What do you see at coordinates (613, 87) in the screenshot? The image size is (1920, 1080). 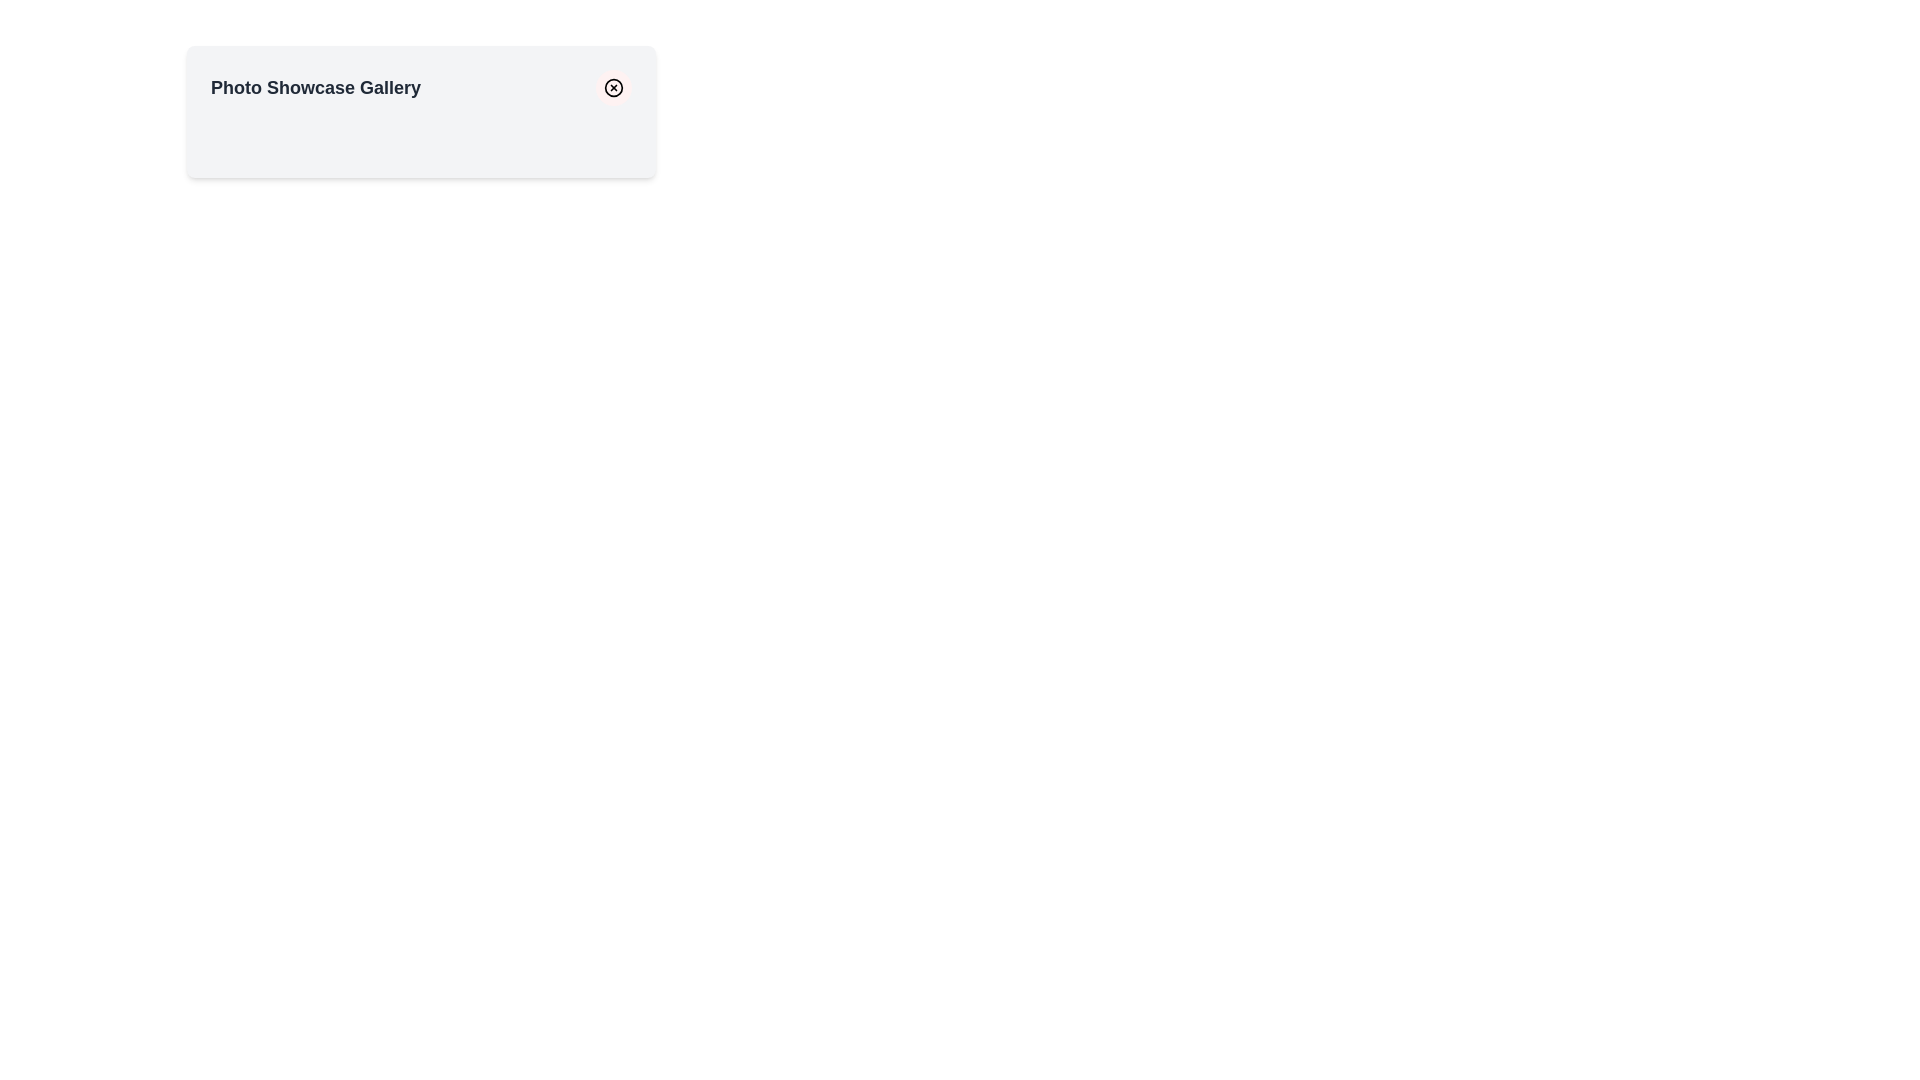 I see `the dismiss or close button located to the far right of the 'Photo Showcase Gallery' title` at bounding box center [613, 87].